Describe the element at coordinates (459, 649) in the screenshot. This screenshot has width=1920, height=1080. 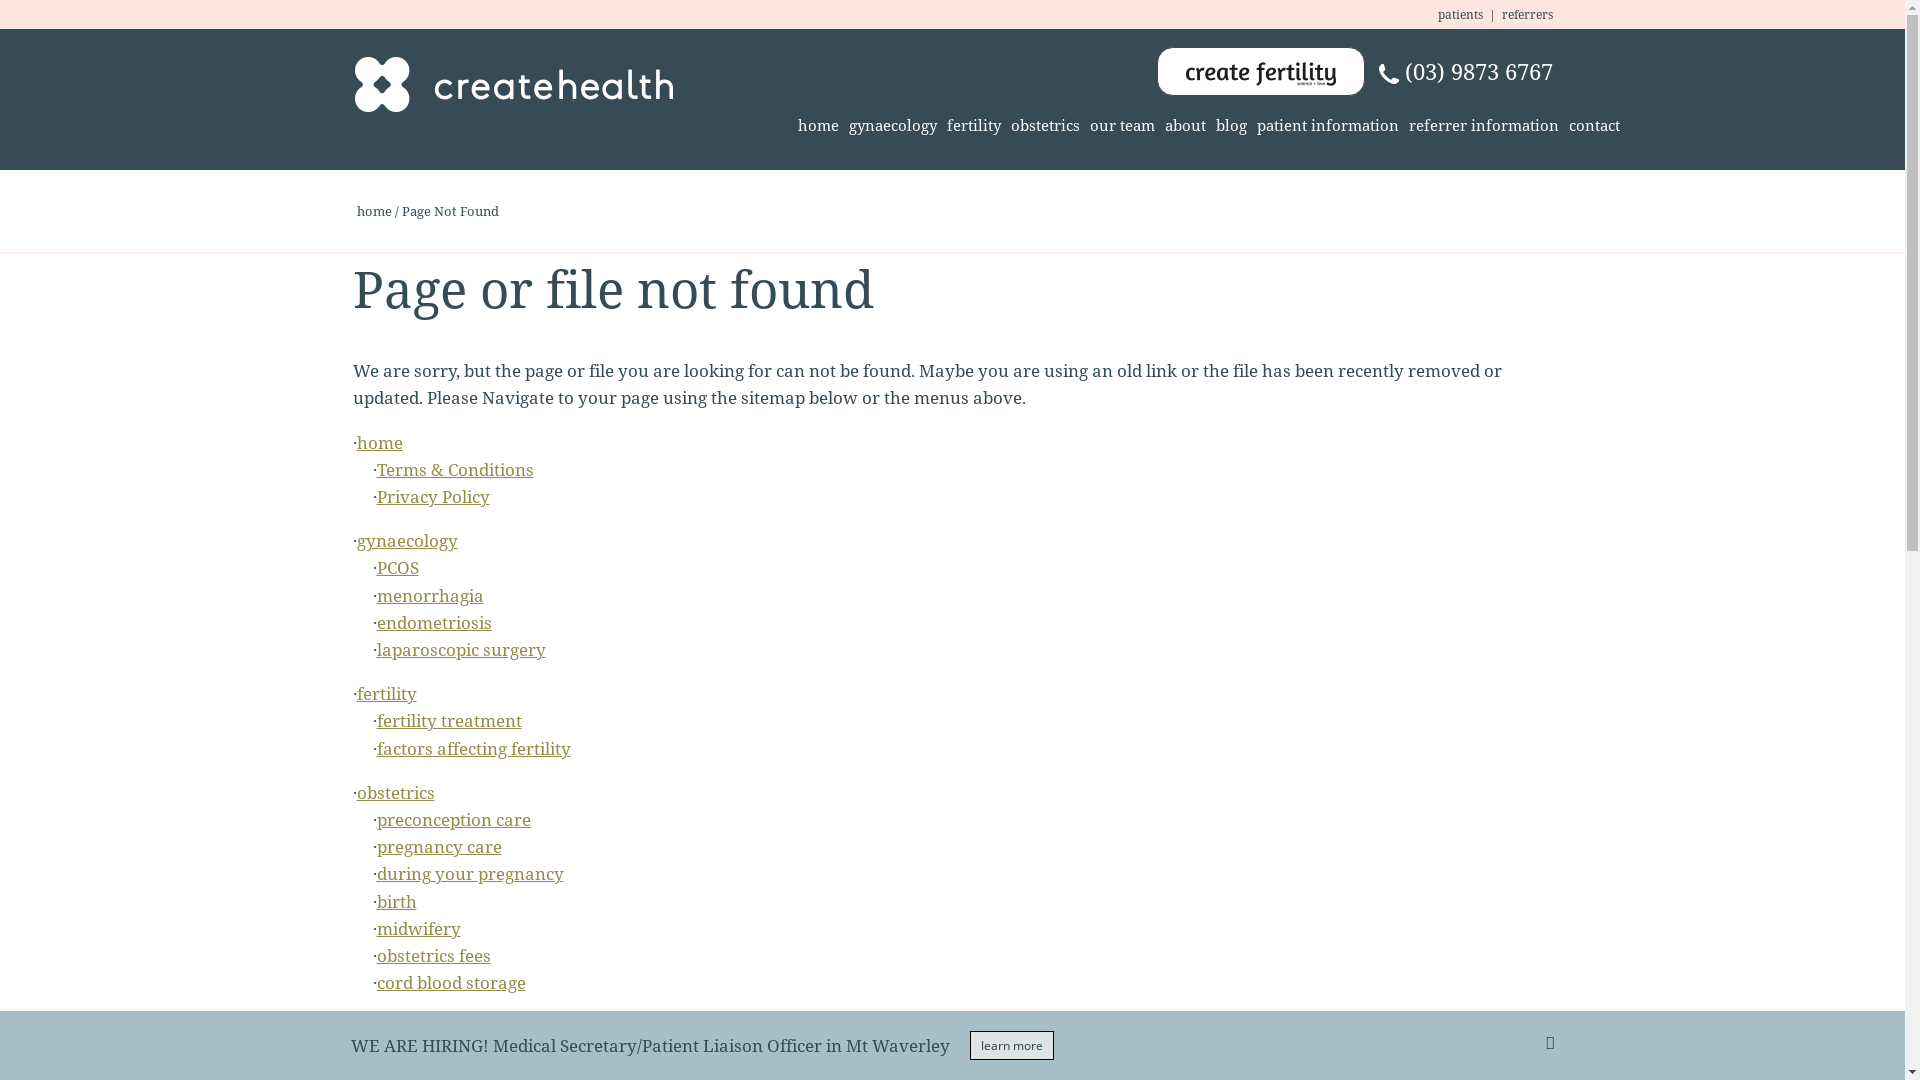
I see `'laparoscopic surgery'` at that location.